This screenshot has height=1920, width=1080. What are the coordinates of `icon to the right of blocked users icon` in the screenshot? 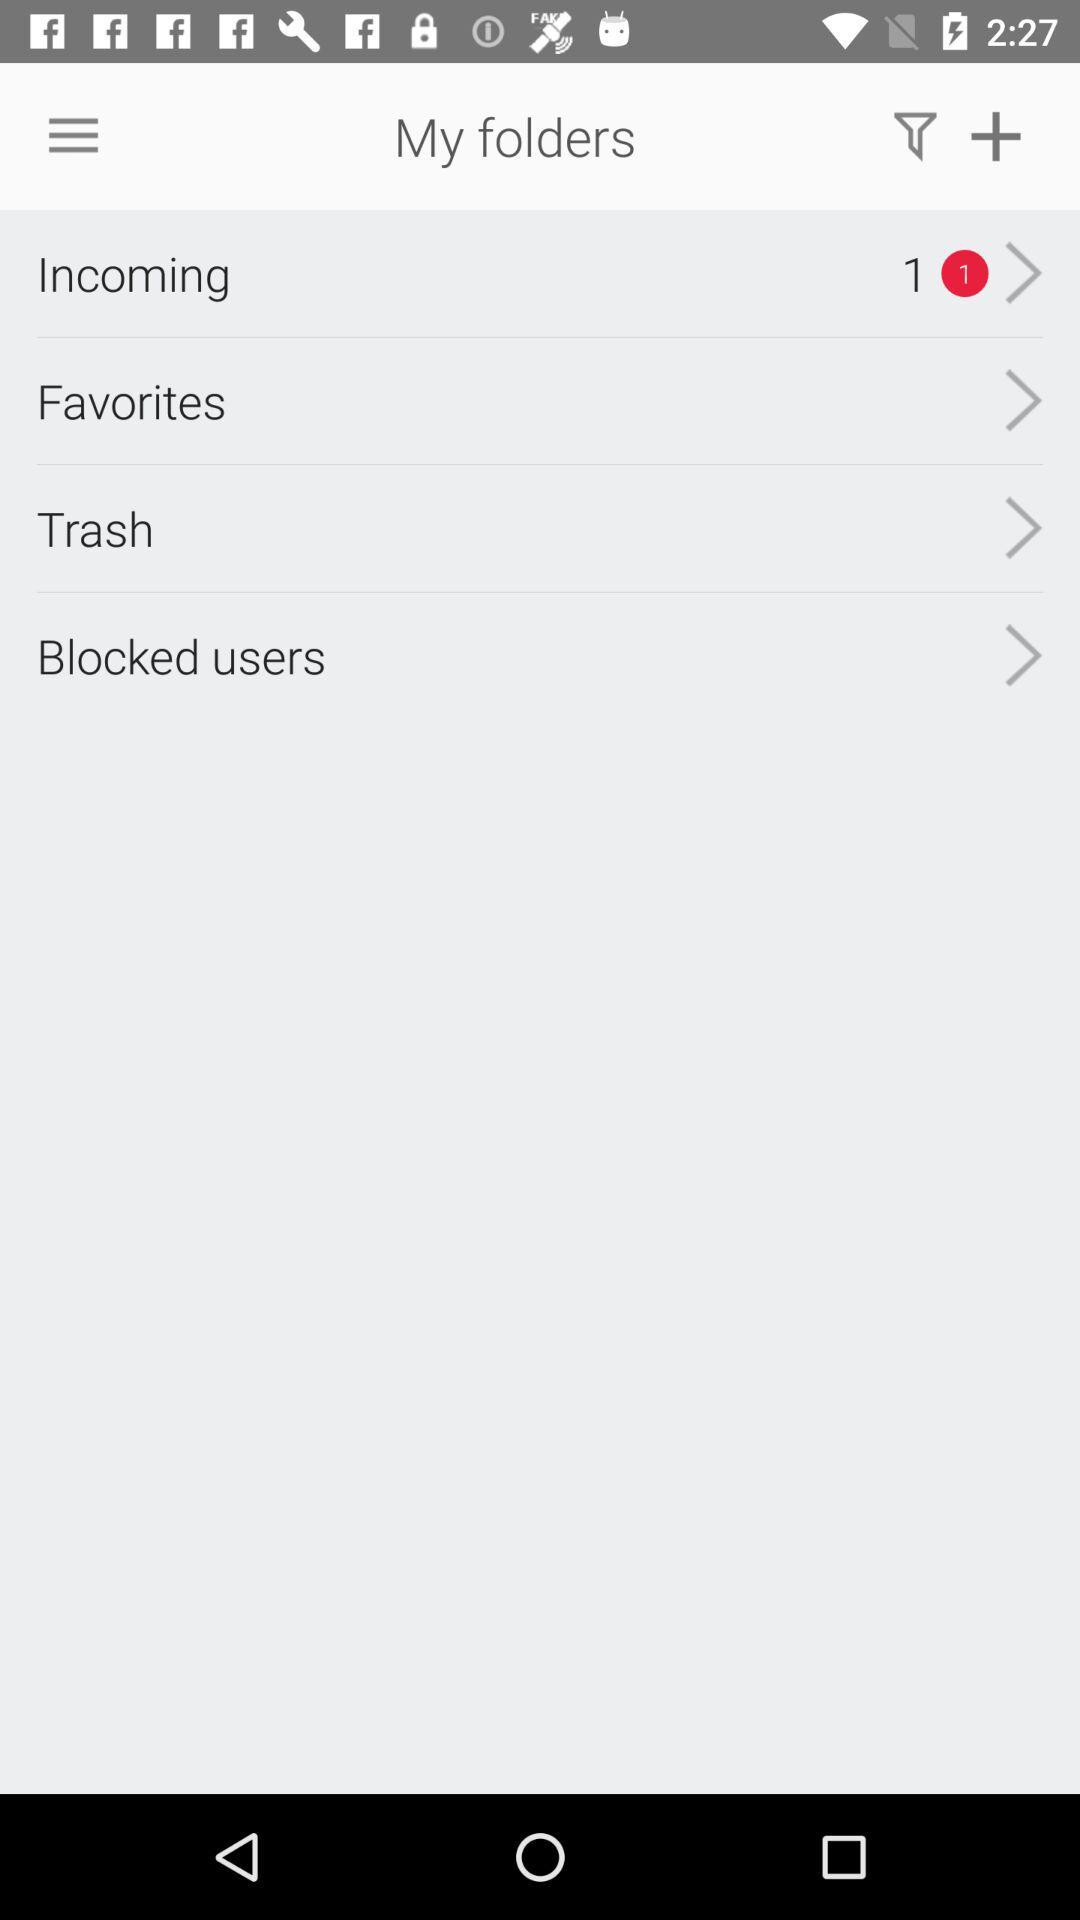 It's located at (1023, 655).